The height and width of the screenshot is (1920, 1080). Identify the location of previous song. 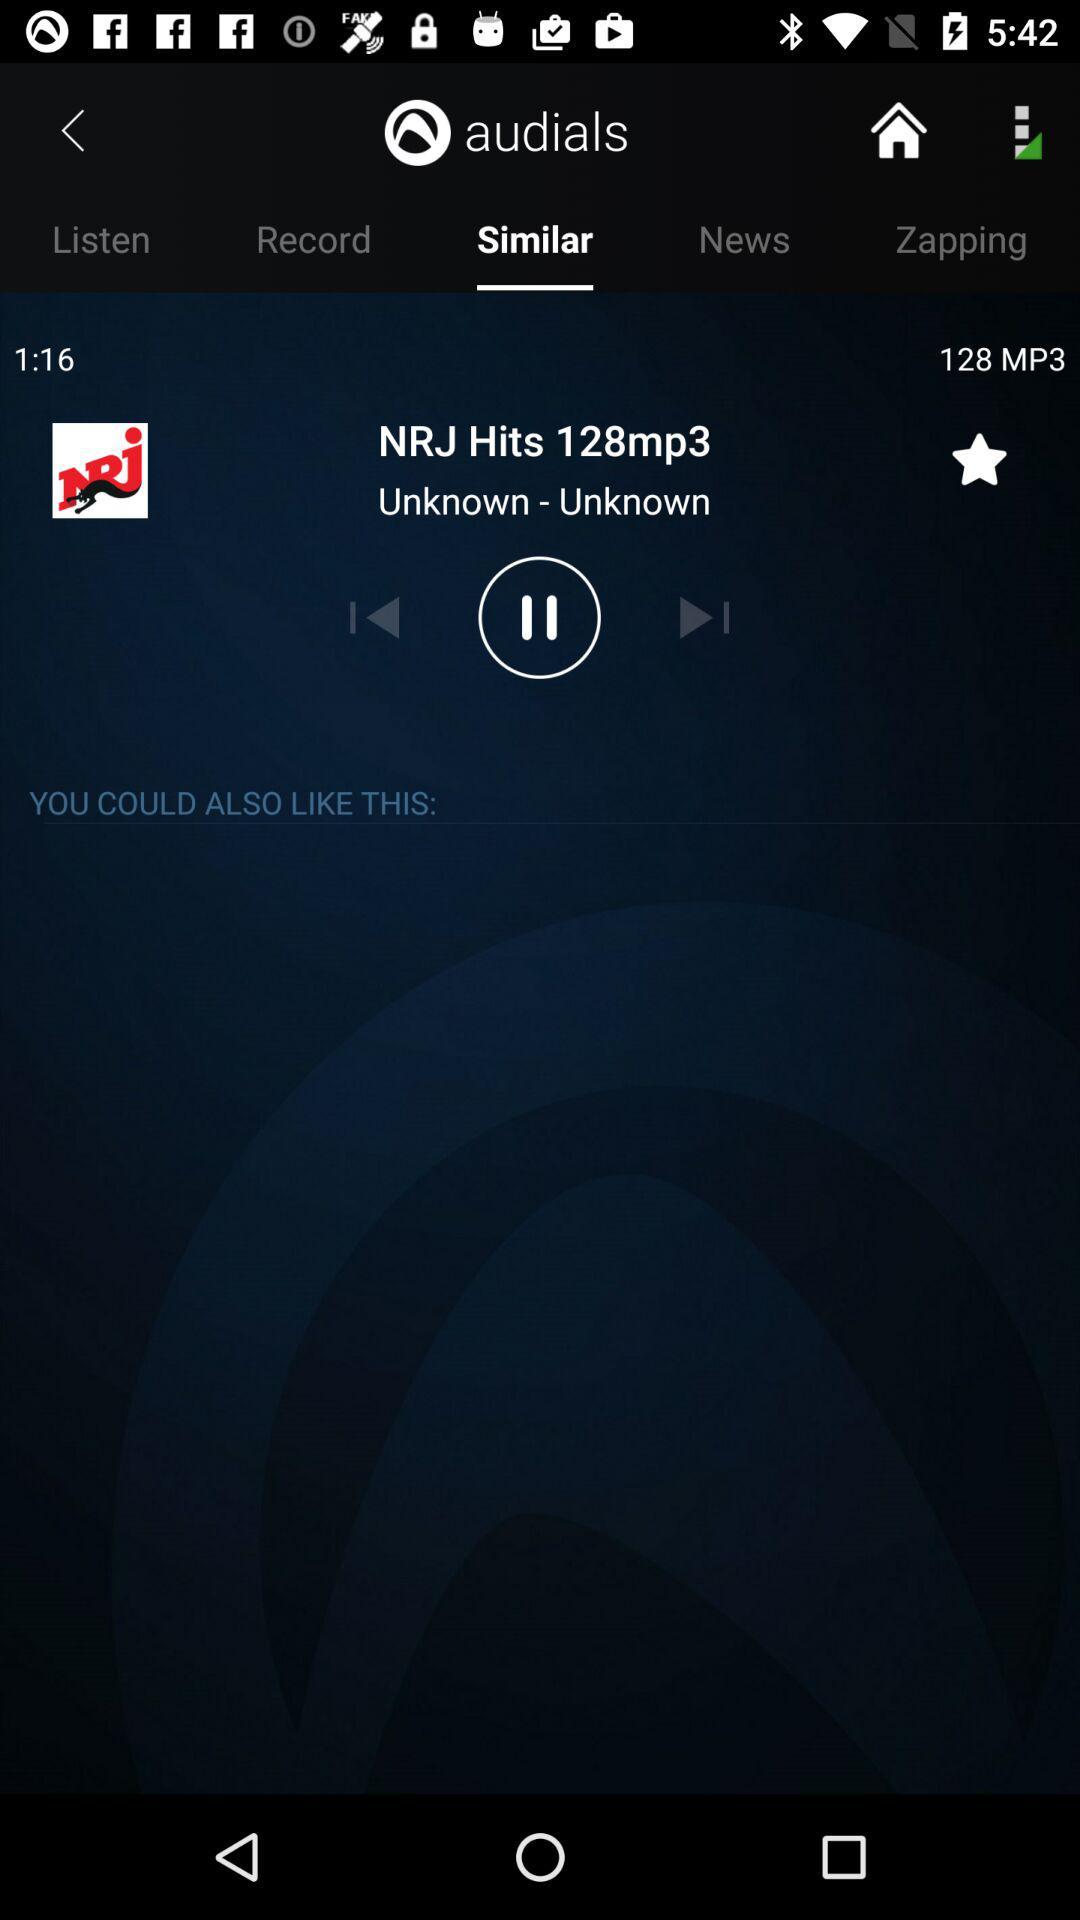
(374, 616).